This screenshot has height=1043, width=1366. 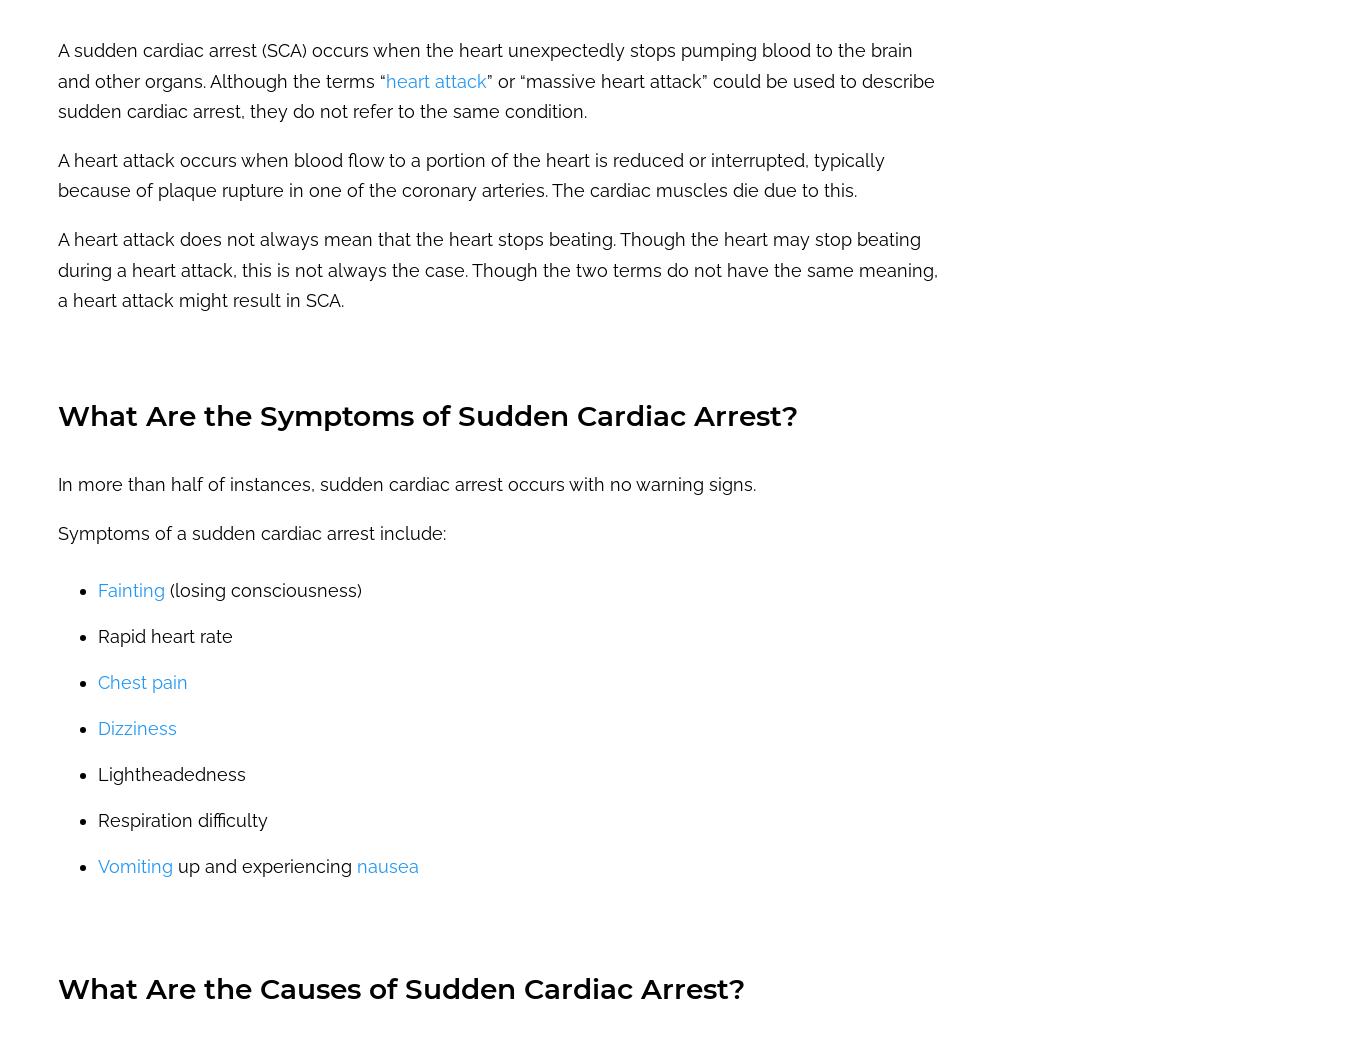 I want to click on 'Rapid heart rate', so click(x=97, y=634).